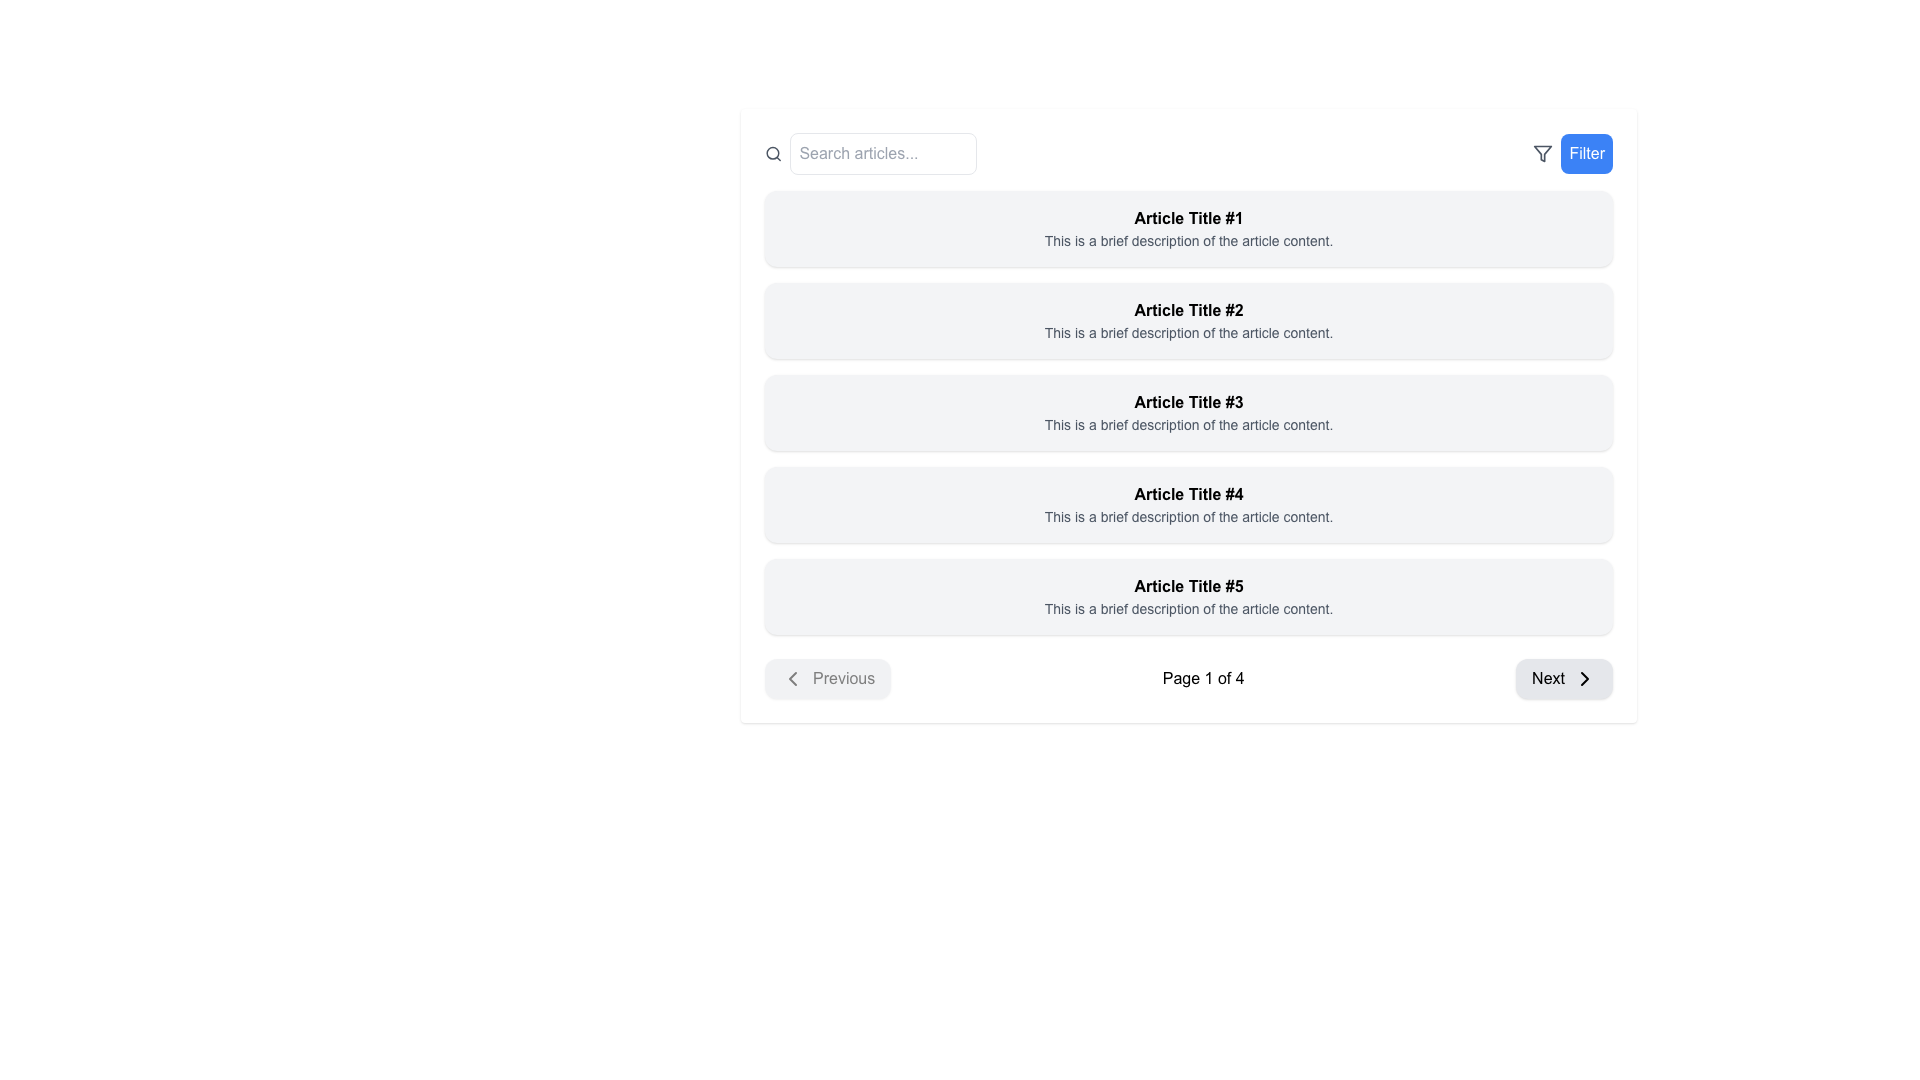 The height and width of the screenshot is (1080, 1920). Describe the element at coordinates (1189, 331) in the screenshot. I see `text content of the gray text element that states 'This is a brief description of the article content.' located in the second card below the bold title 'Article Title #2'` at that location.